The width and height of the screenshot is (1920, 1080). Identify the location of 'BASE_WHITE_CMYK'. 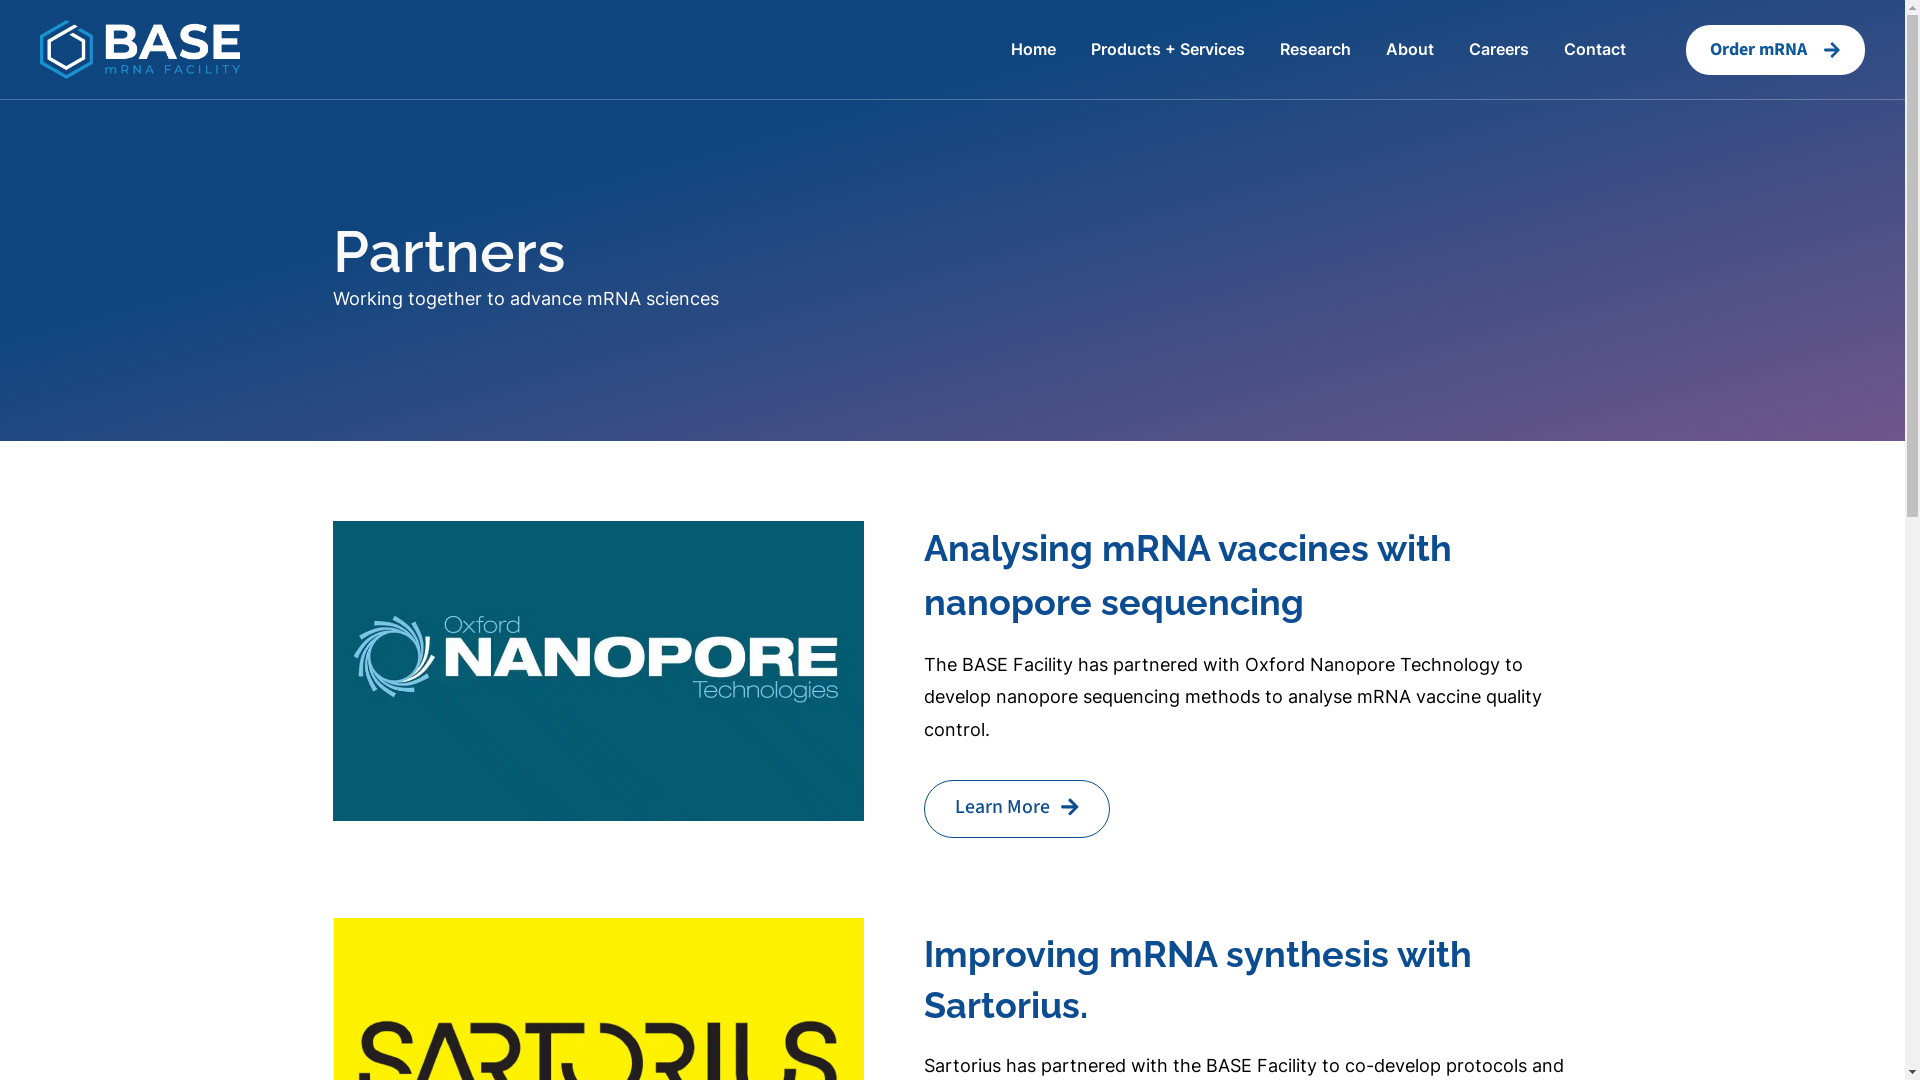
(138, 46).